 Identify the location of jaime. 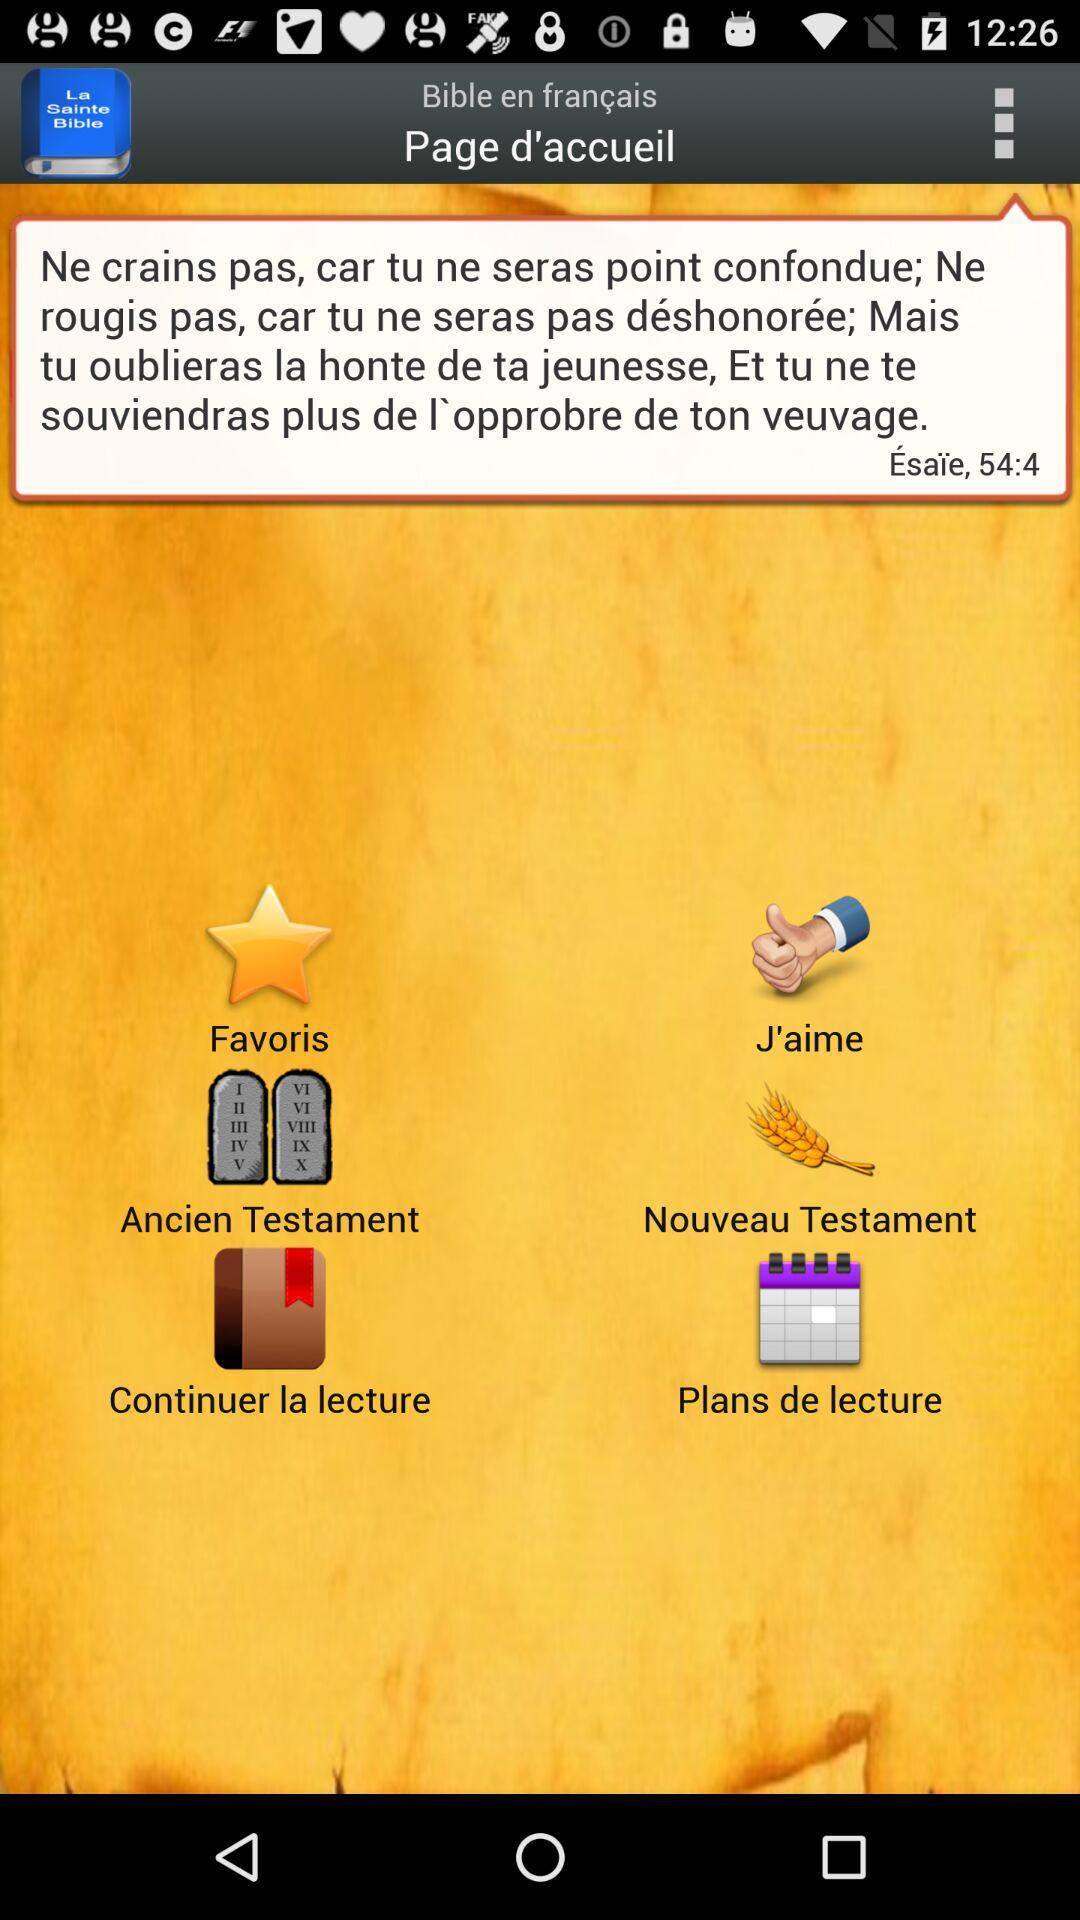
(808, 945).